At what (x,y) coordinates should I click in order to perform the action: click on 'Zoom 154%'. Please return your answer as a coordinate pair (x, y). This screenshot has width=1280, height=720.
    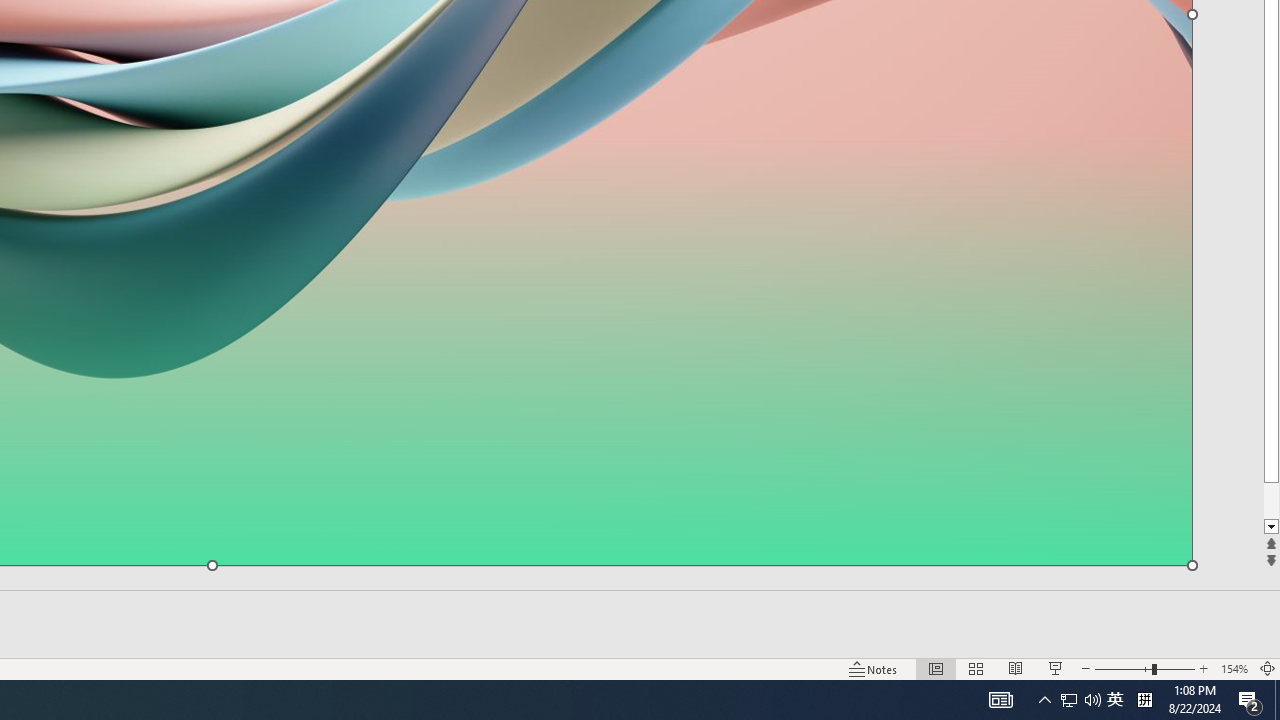
    Looking at the image, I should click on (1233, 669).